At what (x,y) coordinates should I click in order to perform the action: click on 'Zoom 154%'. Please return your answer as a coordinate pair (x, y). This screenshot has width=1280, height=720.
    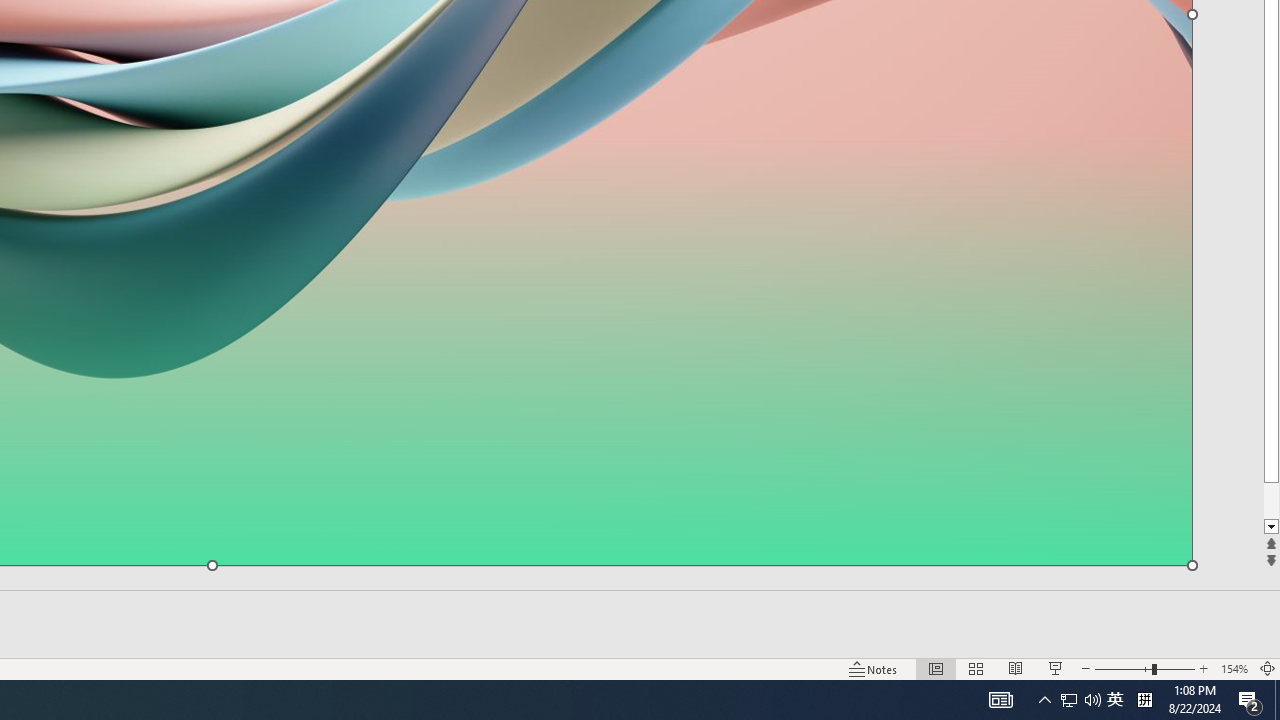
    Looking at the image, I should click on (1233, 669).